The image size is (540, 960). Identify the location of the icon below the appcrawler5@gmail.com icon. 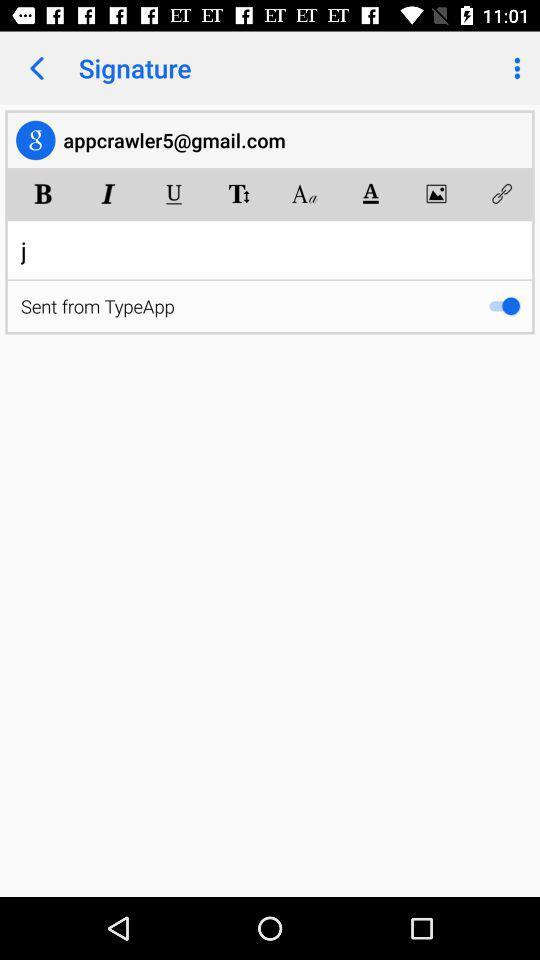
(108, 193).